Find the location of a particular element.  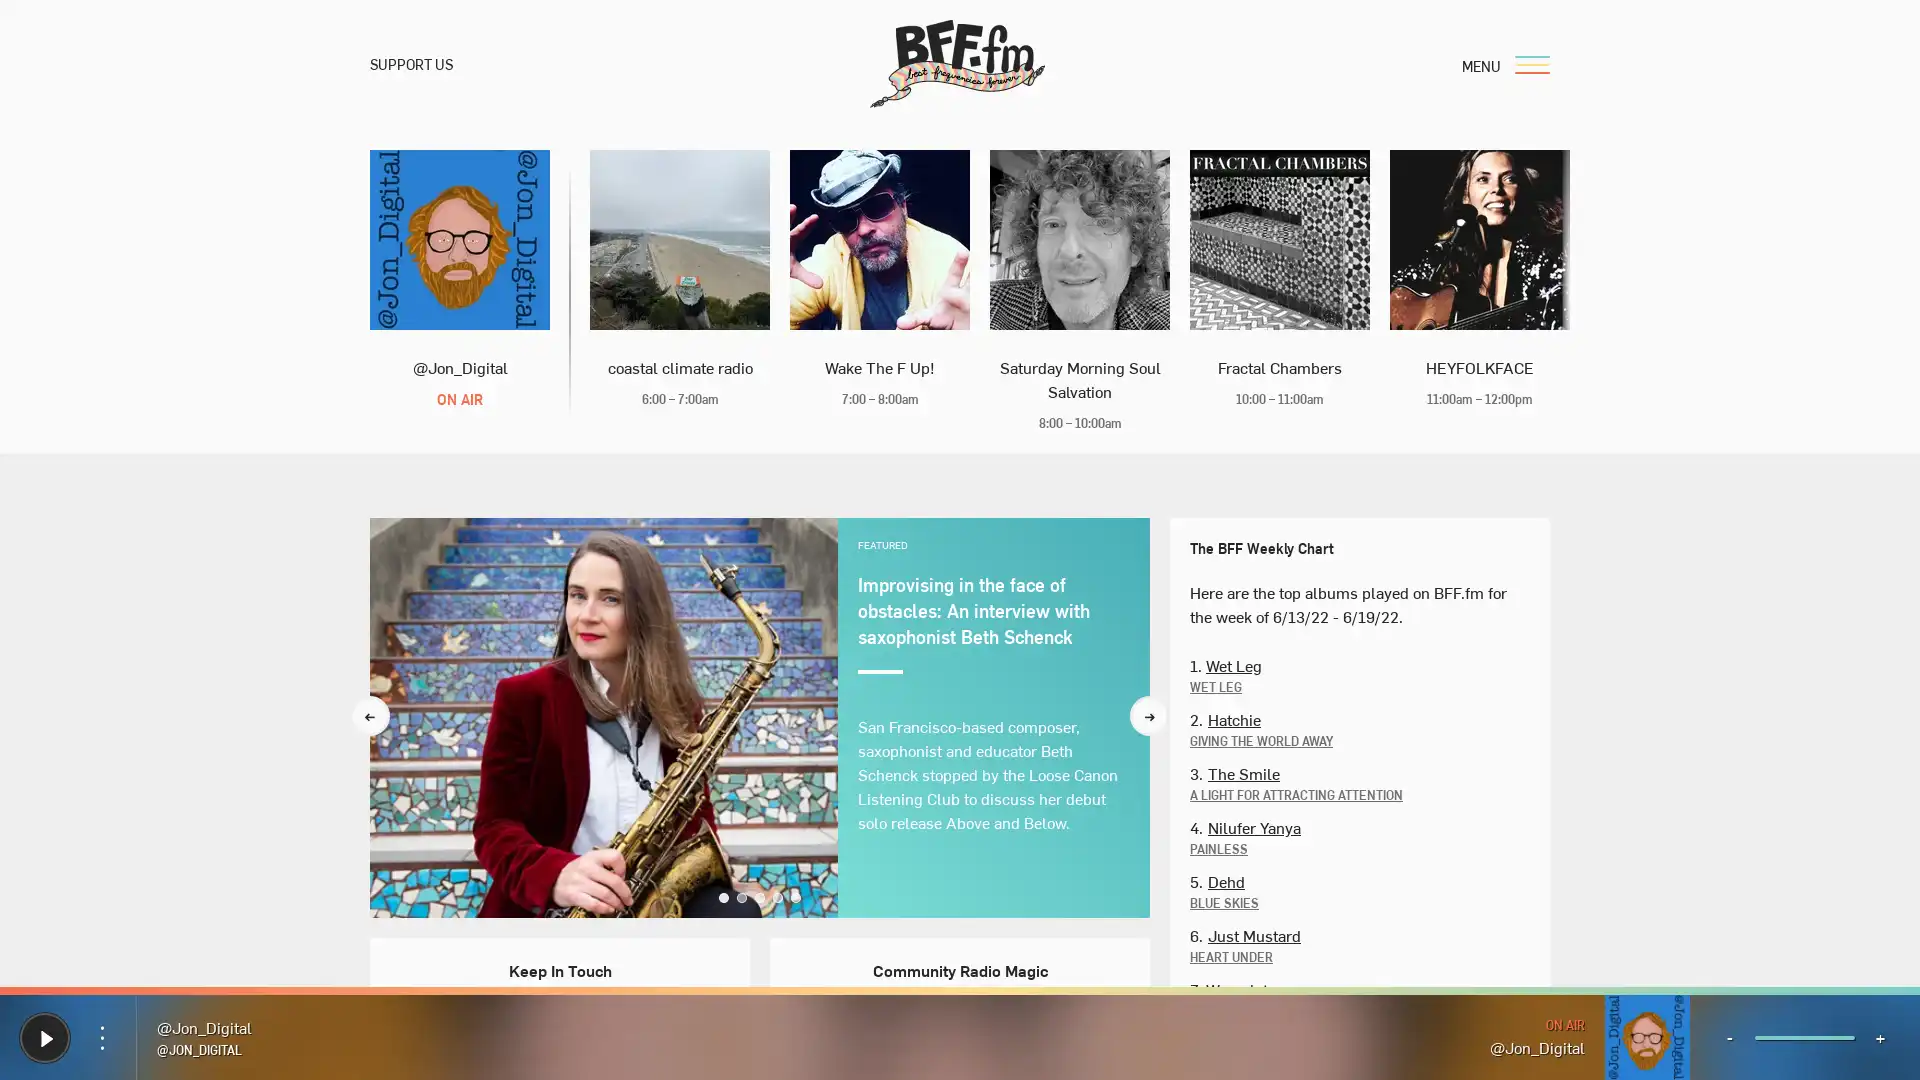

- Volume Down is located at coordinates (1728, 1036).